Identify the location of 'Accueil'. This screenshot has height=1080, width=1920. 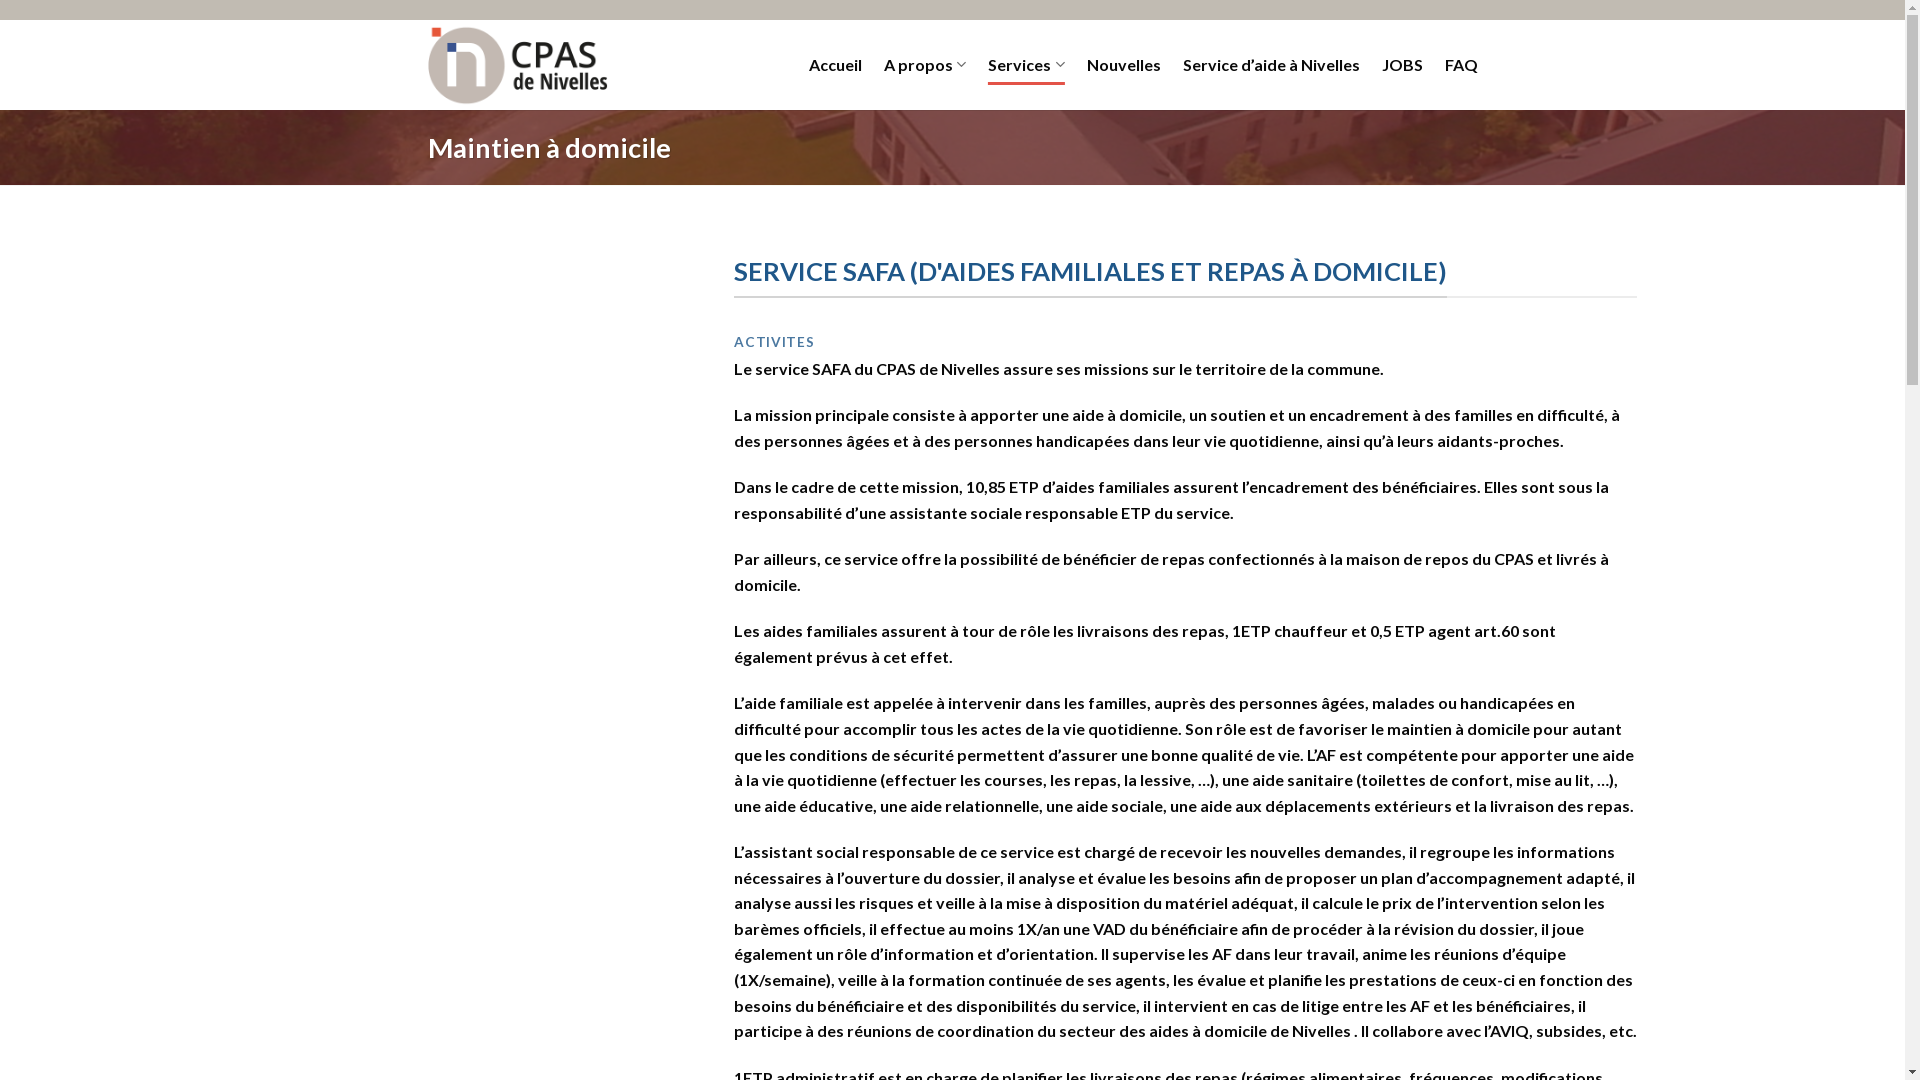
(835, 64).